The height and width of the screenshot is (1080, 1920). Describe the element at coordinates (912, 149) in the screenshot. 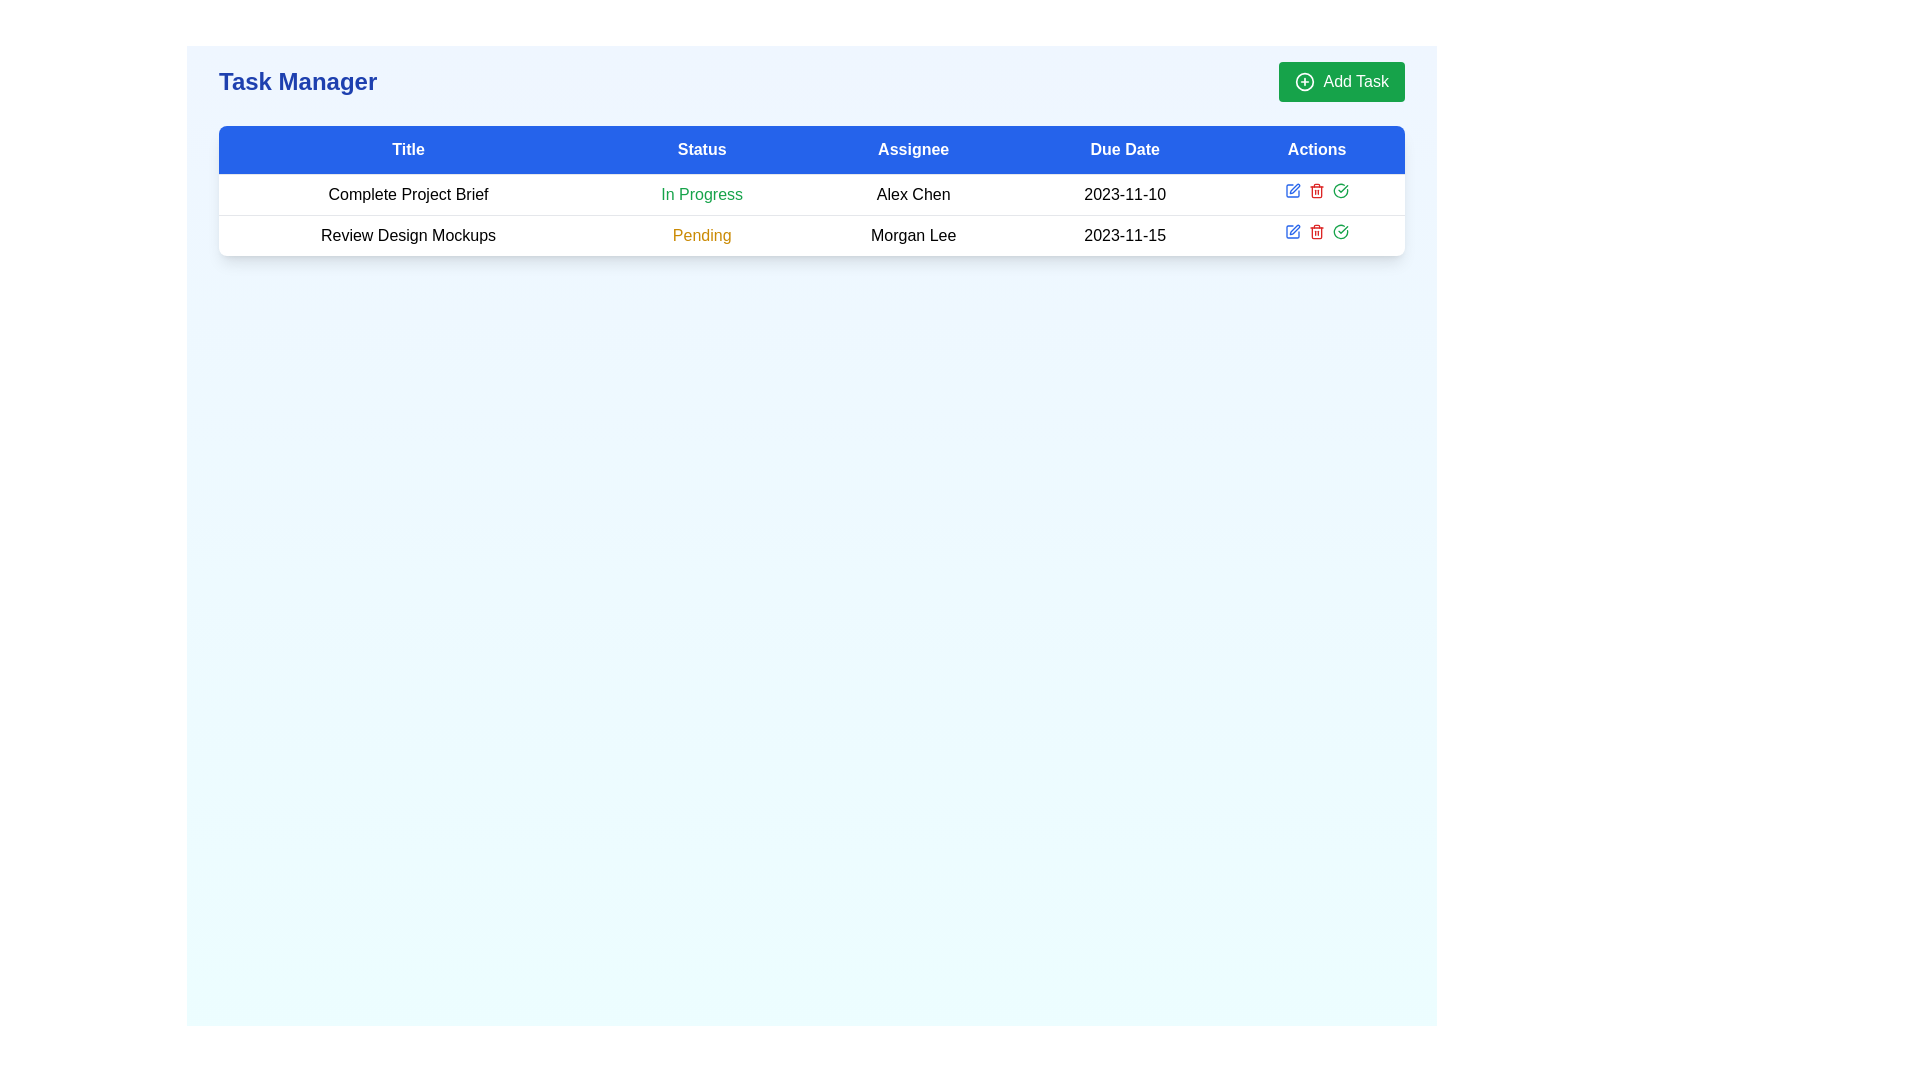

I see `the 'Assignee' column header in the task management table, which is the third tab from the left, located between 'Status' and 'Due Date'` at that location.